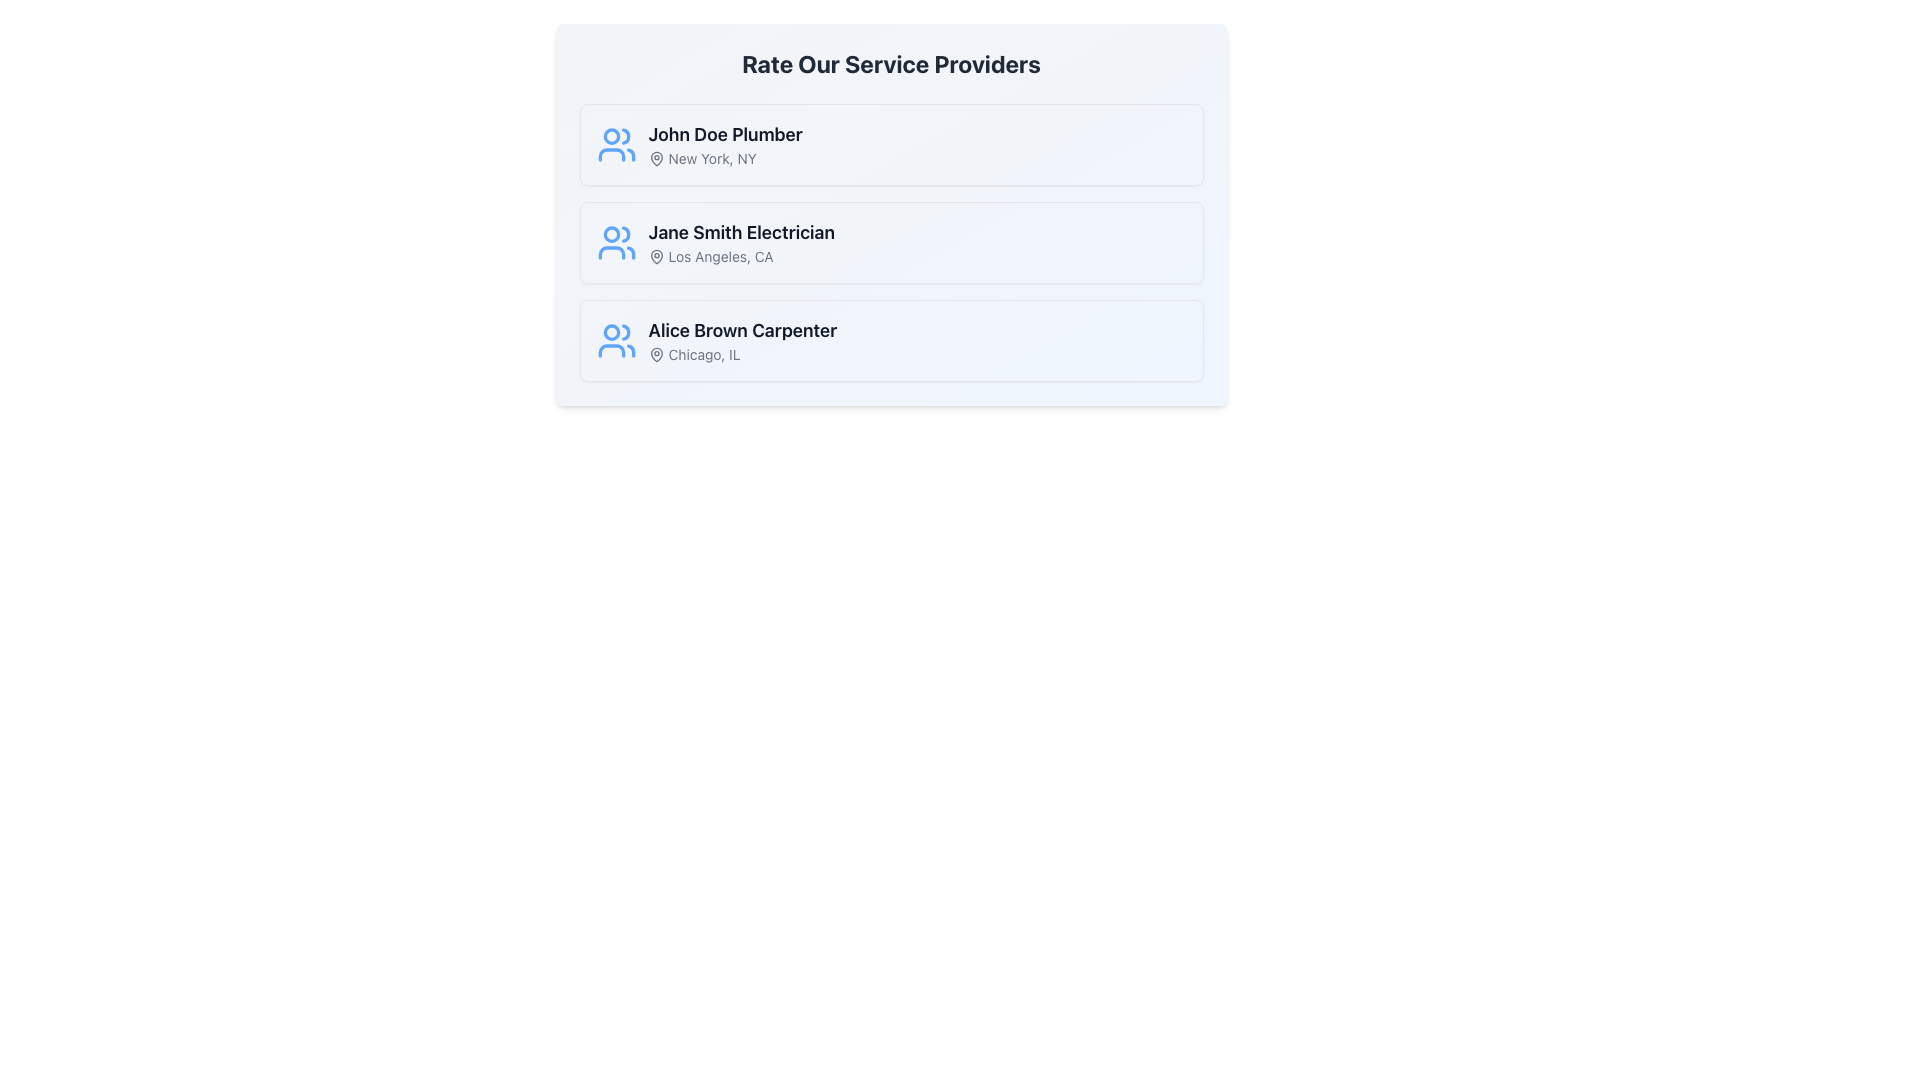 This screenshot has width=1920, height=1080. I want to click on the location marker icon adjacent to the text 'Chicago, IL' in the last card of the vertical list under the title 'Alice Brown Carpenter', so click(656, 353).